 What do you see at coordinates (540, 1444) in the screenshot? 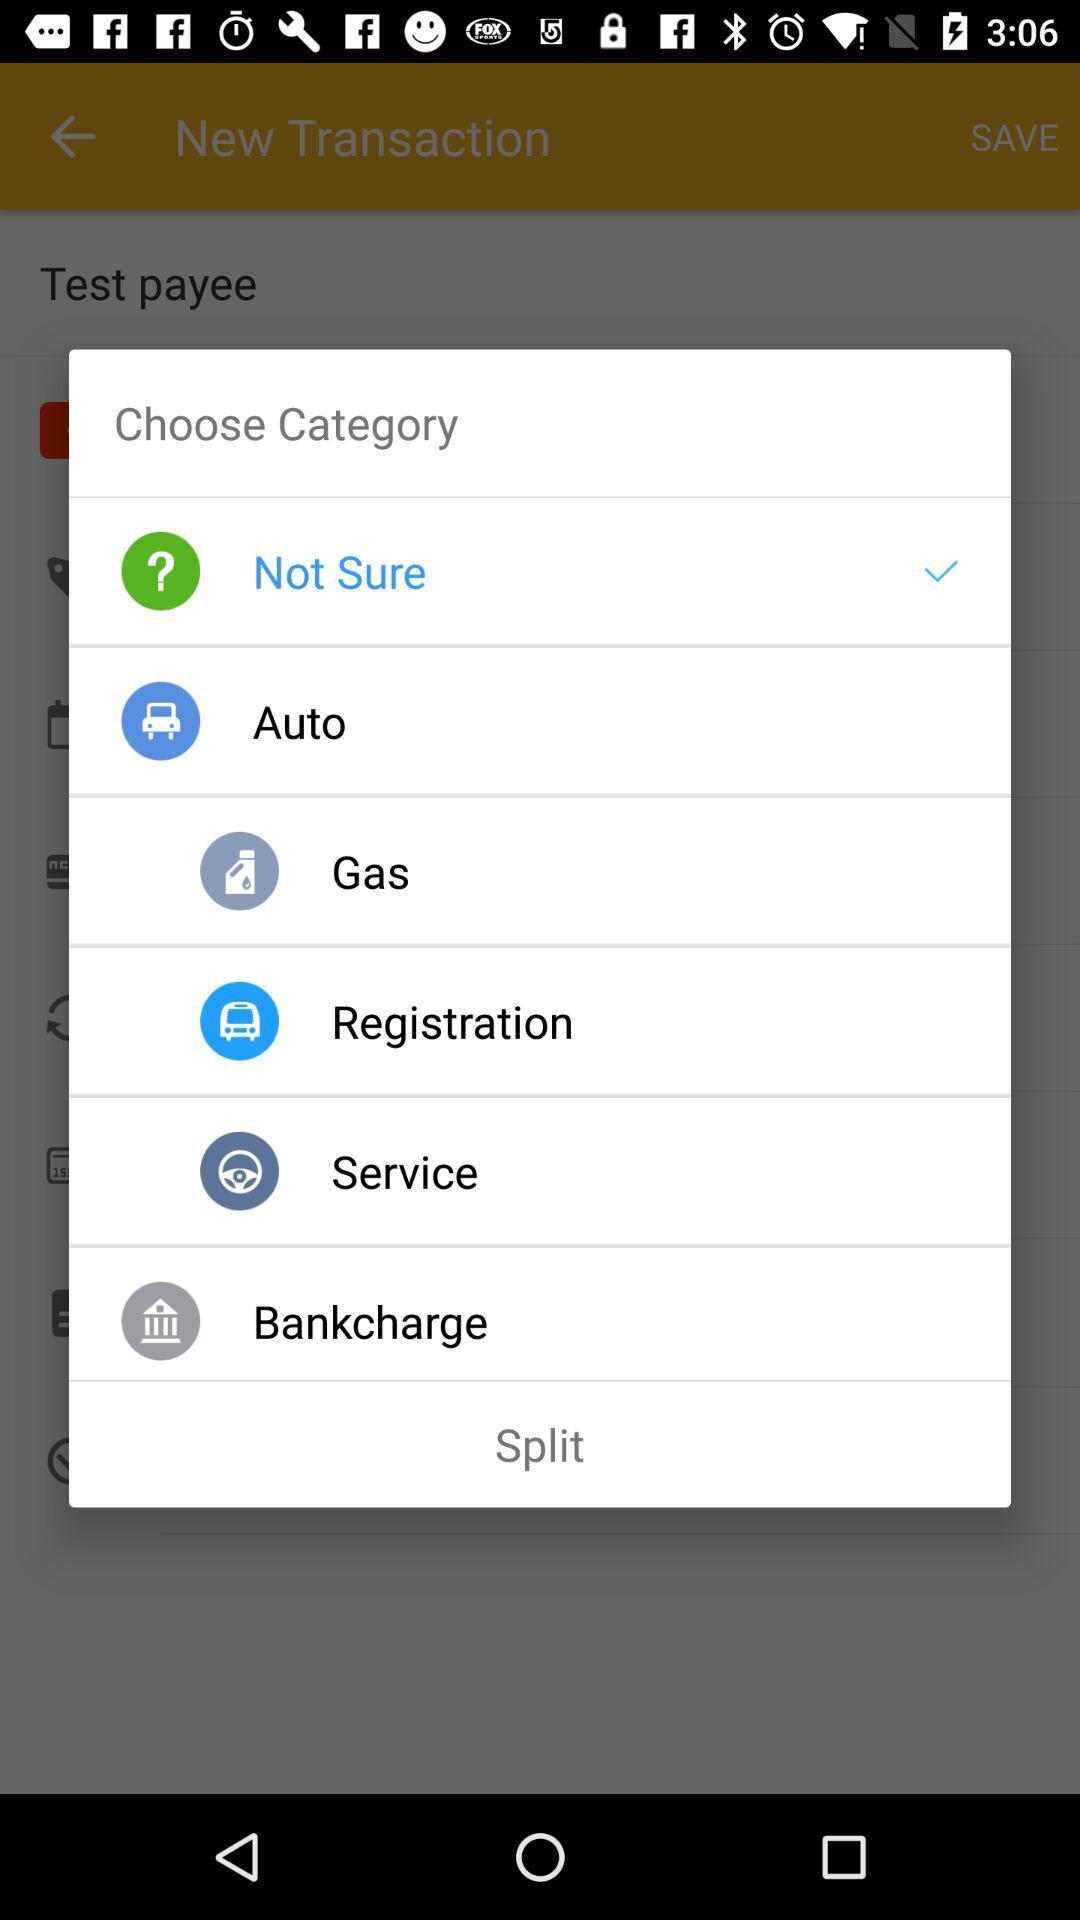
I see `the split` at bounding box center [540, 1444].